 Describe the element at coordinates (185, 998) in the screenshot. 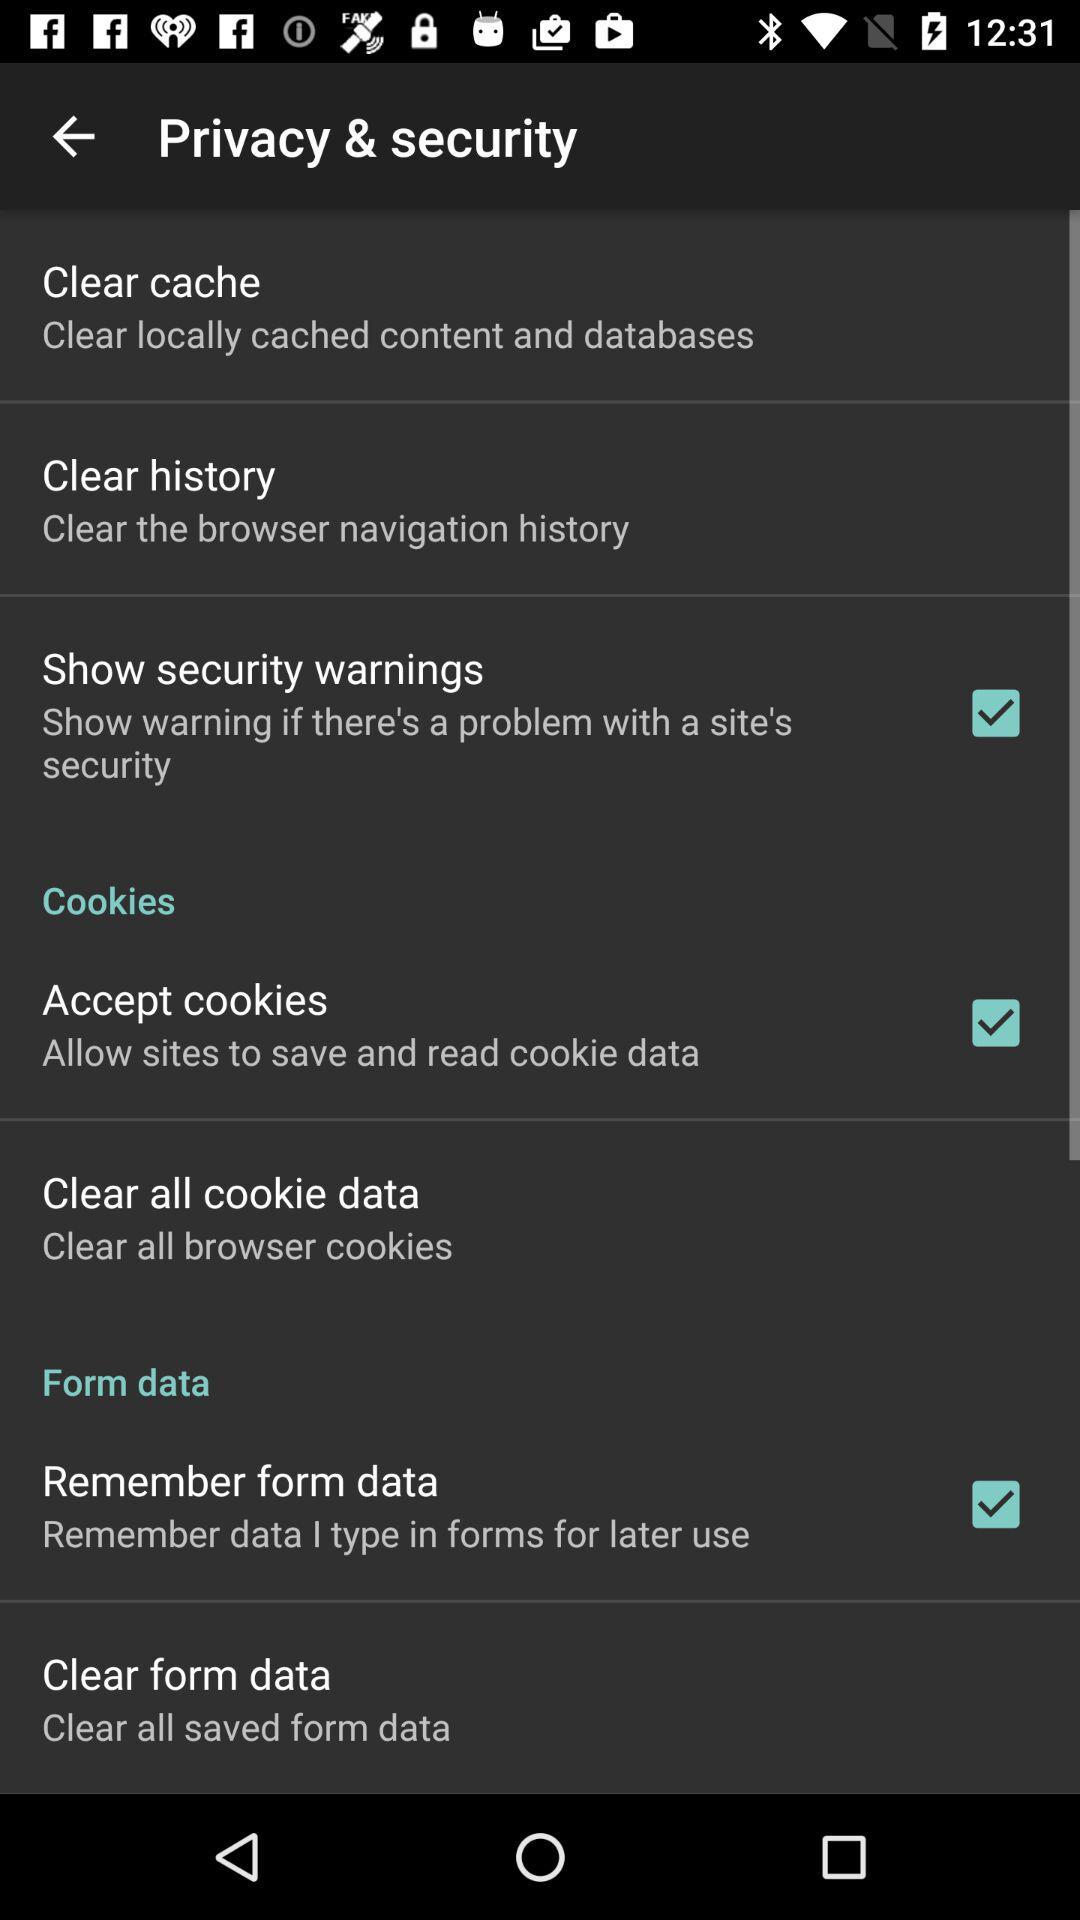

I see `the app below the cookies` at that location.